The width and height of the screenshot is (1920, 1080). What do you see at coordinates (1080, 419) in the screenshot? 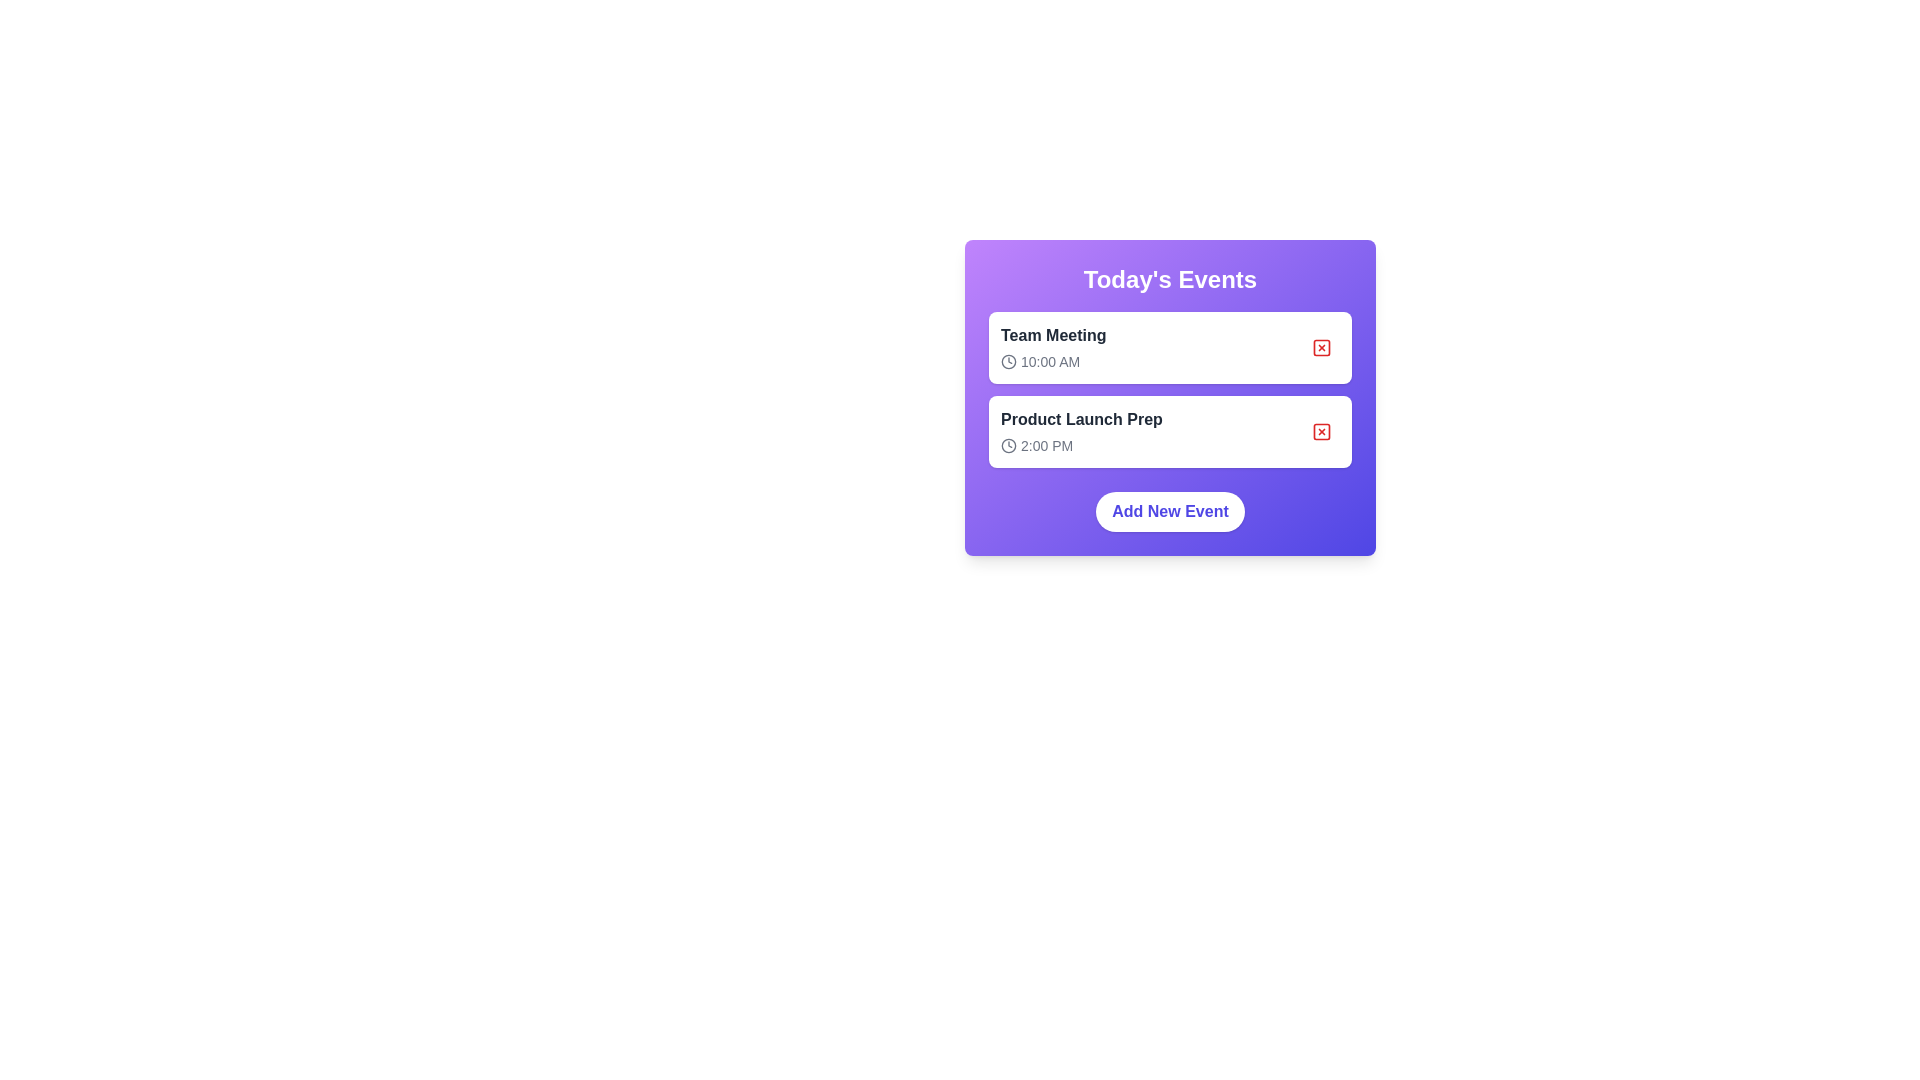
I see `the label indicating 'Product Launch Prep', which is positioned under the 'Today's Events' label in the second event entry, above the time entry '2:00 PM' and to the left of the delete icon` at bounding box center [1080, 419].